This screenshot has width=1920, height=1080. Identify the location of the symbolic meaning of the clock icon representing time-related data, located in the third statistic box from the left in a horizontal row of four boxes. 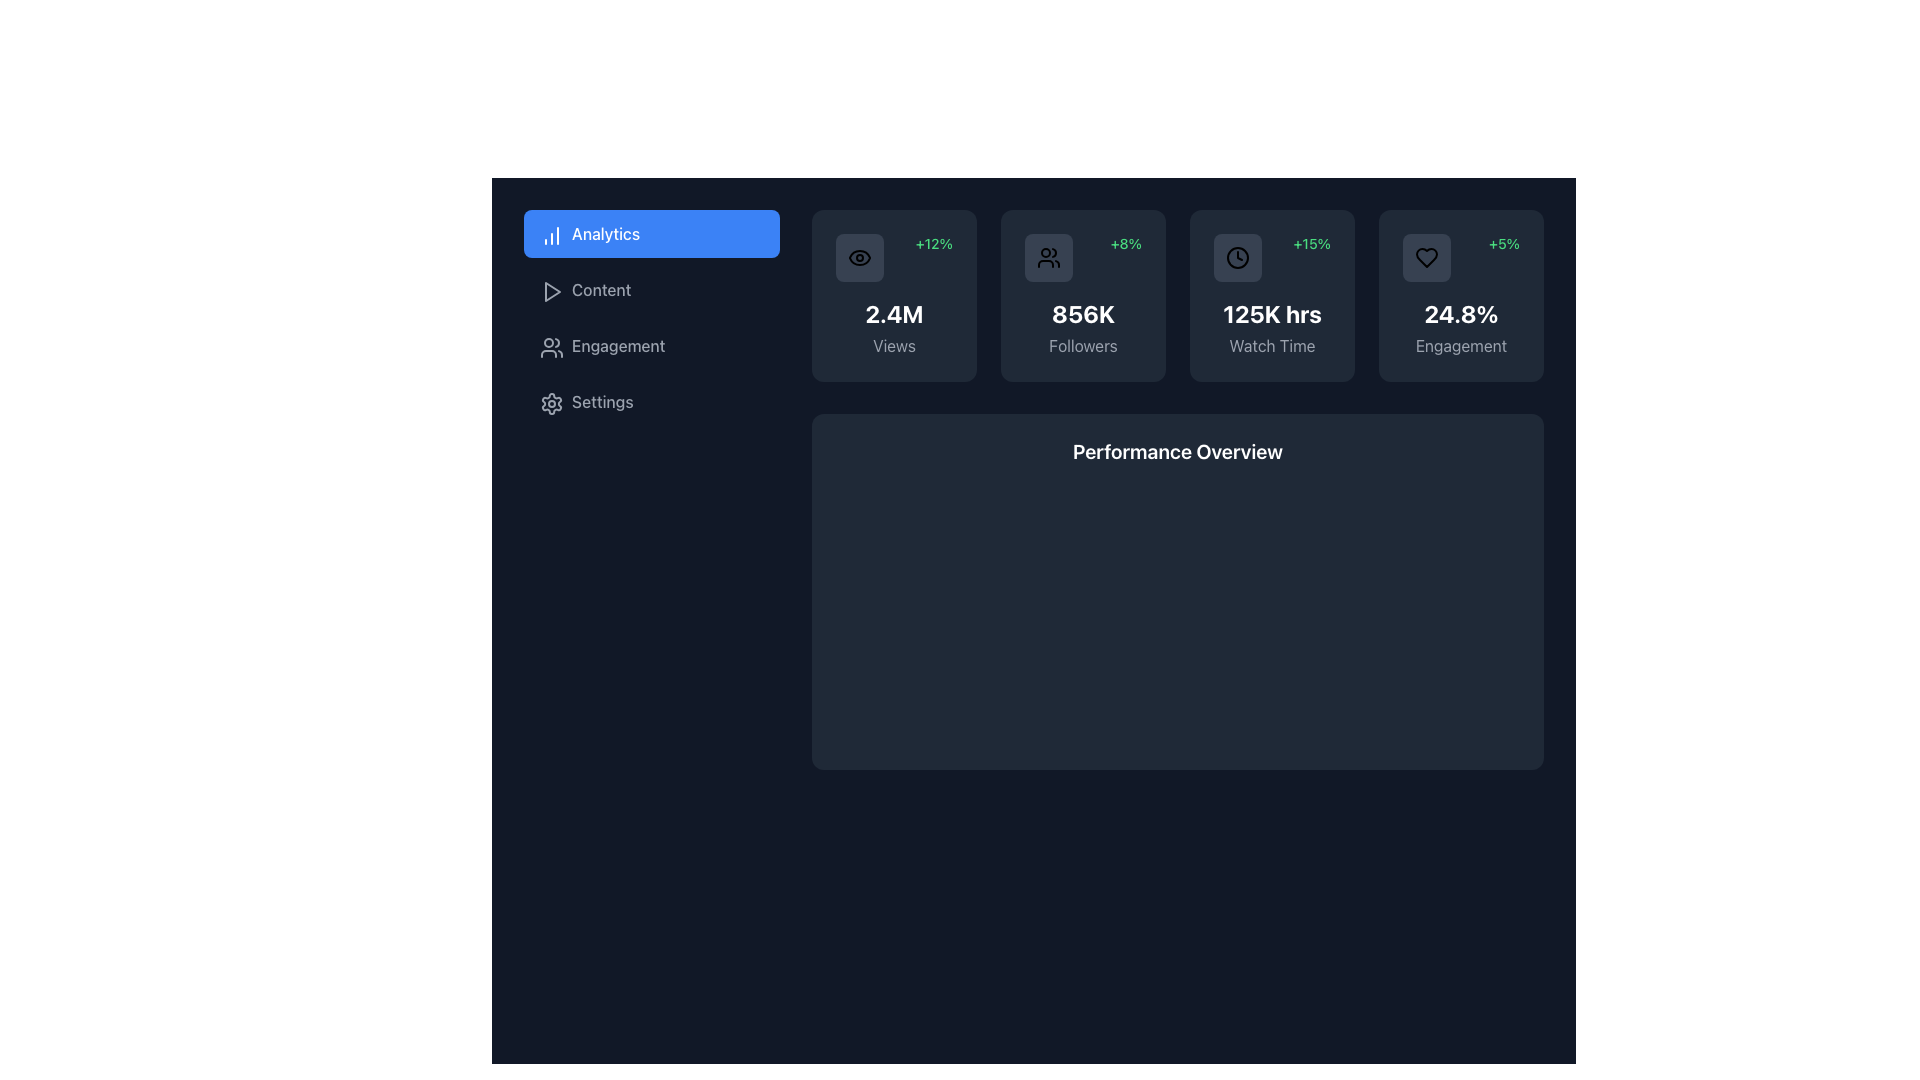
(1237, 257).